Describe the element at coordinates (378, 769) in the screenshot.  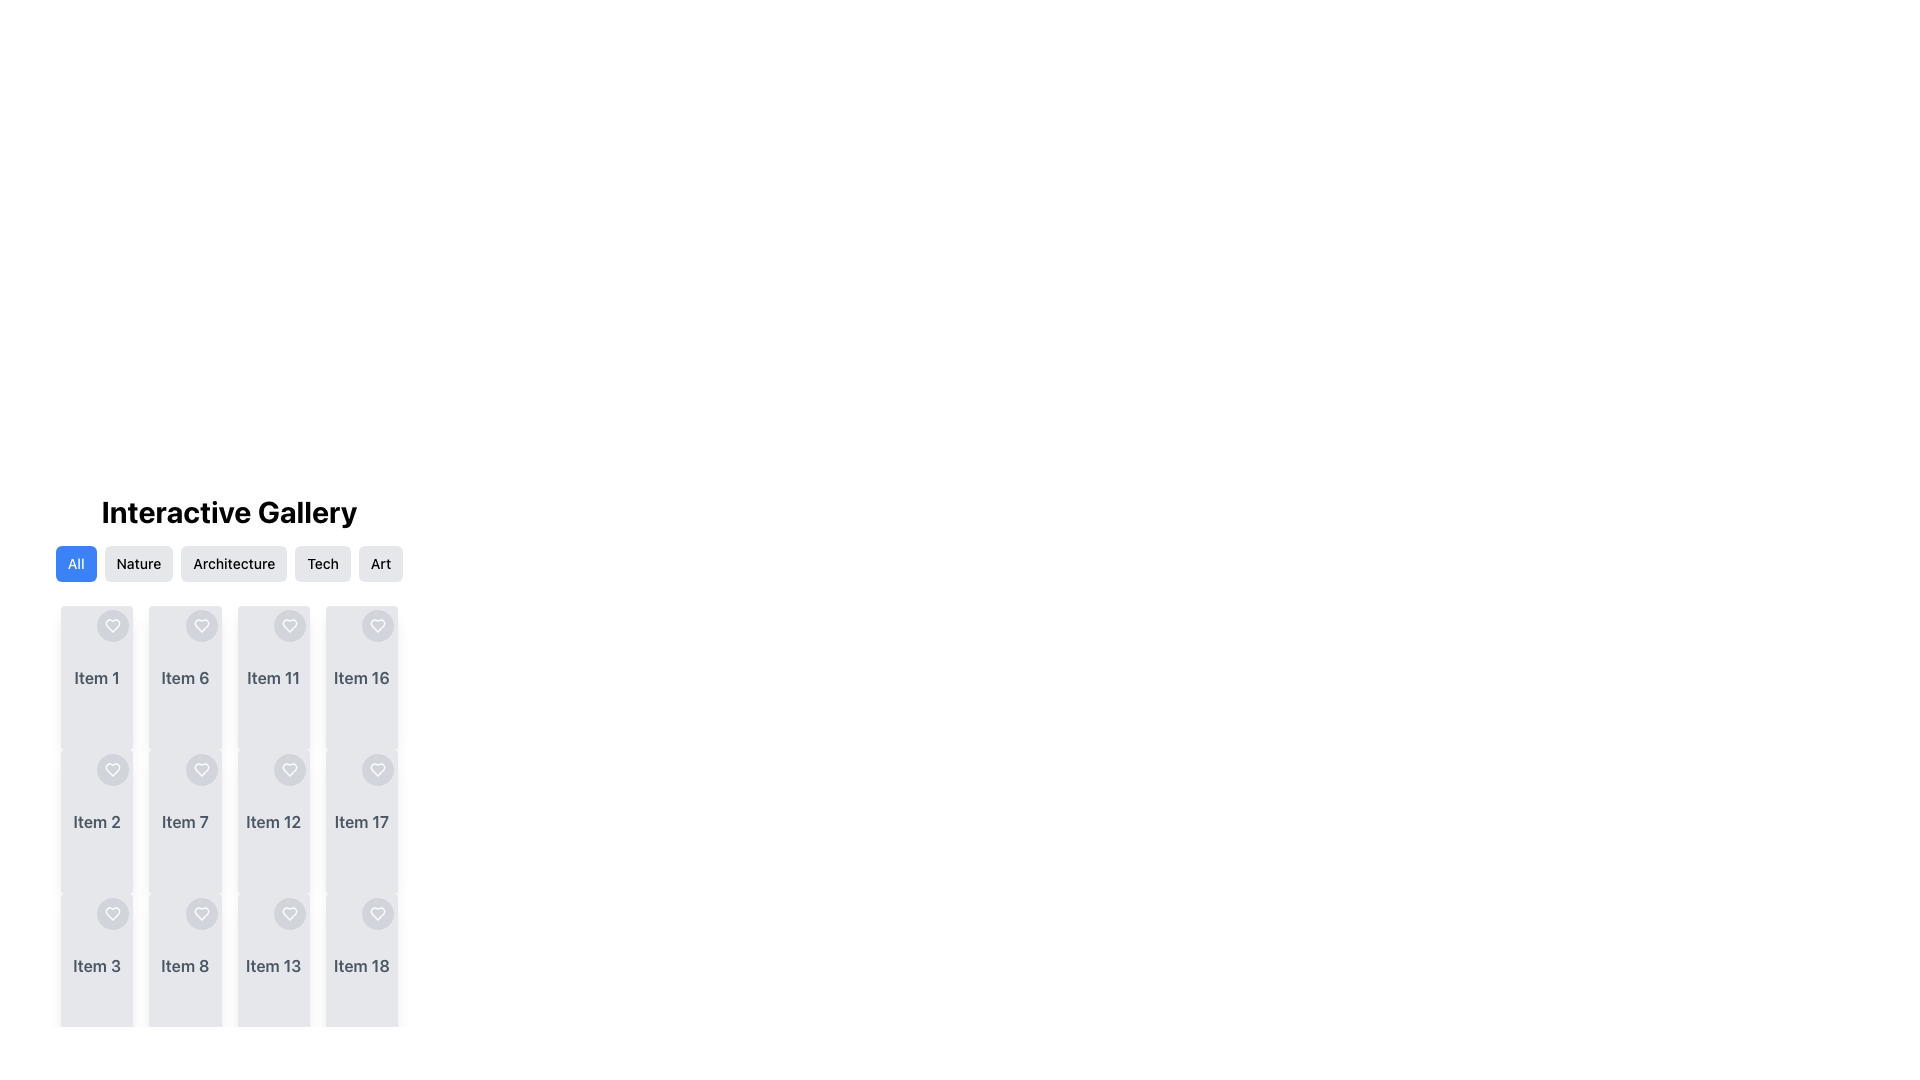
I see `the heart-shaped icon with a white fill and gray outline located in the top-right corner of the 'Item 17' card to like or favorite the associated item` at that location.